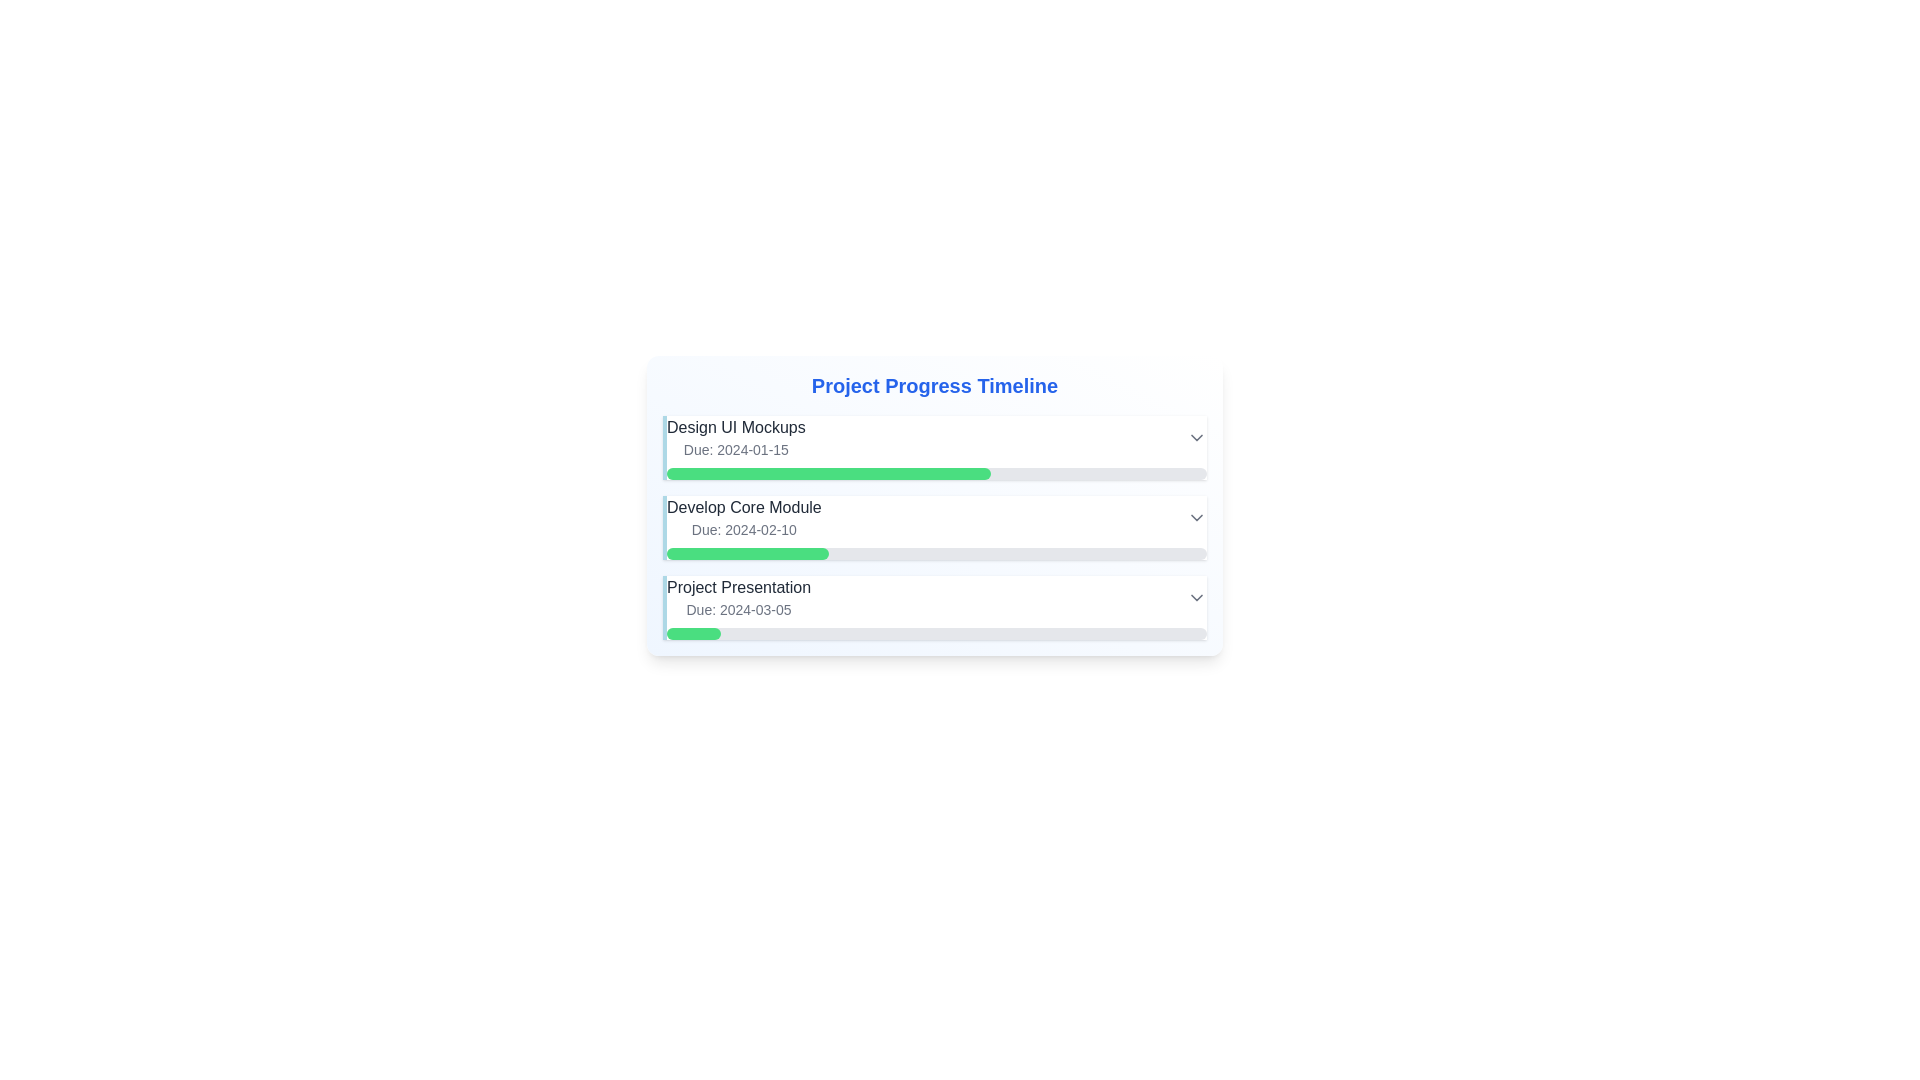 This screenshot has height=1080, width=1920. I want to click on the current progress of the progress bar located directly below the text 'Due: 2024-02-10' in the 'Develop Core Module' task card by clicking on the filled section, so click(935, 554).